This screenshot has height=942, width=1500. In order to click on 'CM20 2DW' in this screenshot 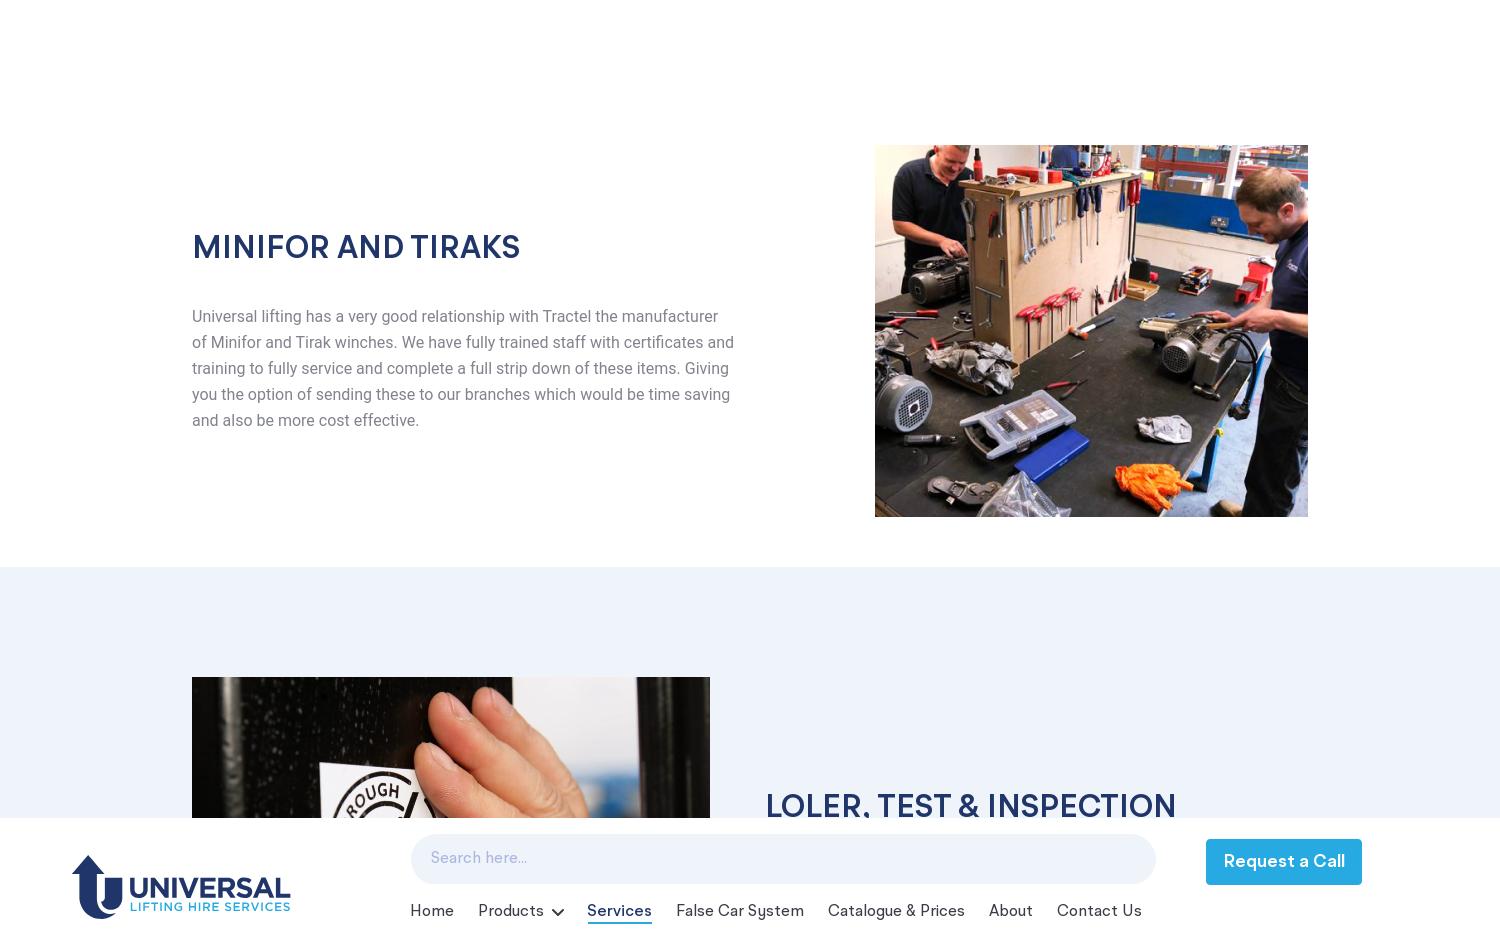, I will do `click(268, 656)`.